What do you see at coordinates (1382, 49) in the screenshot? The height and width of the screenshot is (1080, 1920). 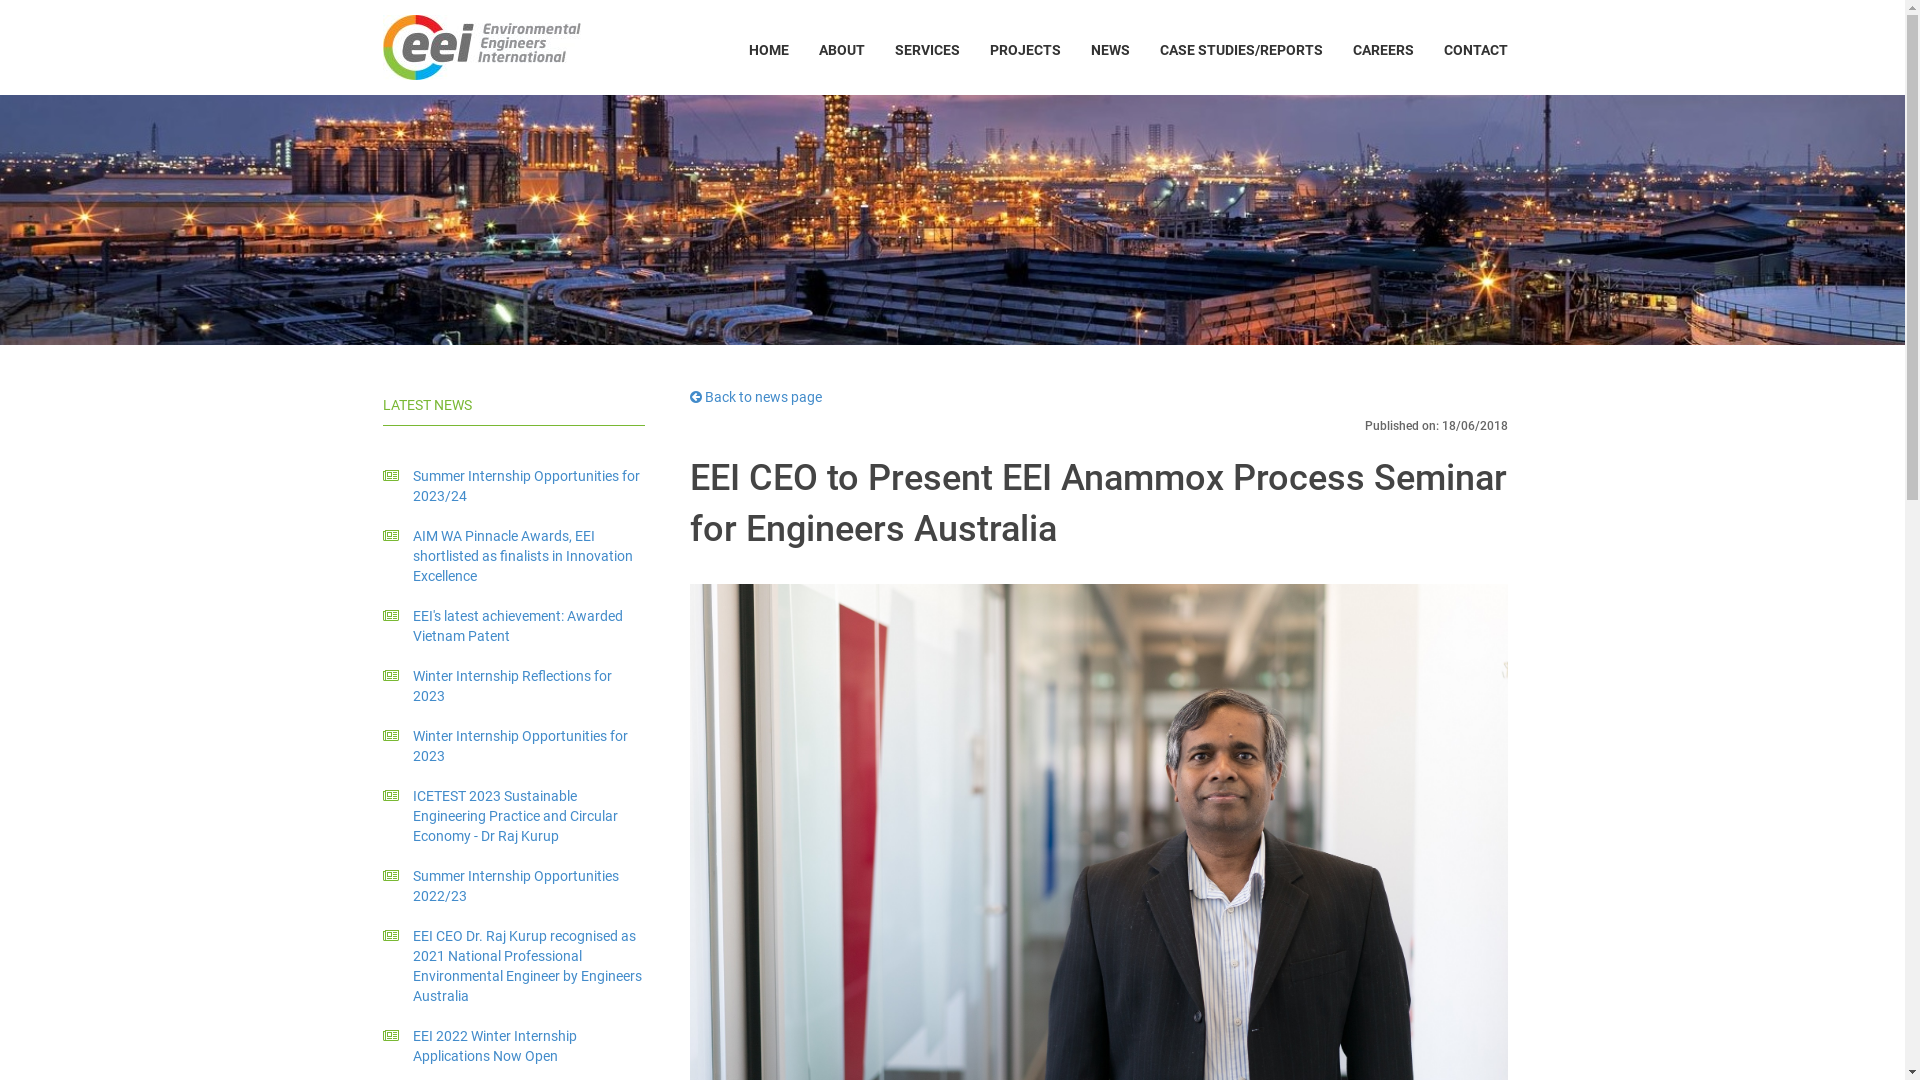 I see `'CAREERS'` at bounding box center [1382, 49].